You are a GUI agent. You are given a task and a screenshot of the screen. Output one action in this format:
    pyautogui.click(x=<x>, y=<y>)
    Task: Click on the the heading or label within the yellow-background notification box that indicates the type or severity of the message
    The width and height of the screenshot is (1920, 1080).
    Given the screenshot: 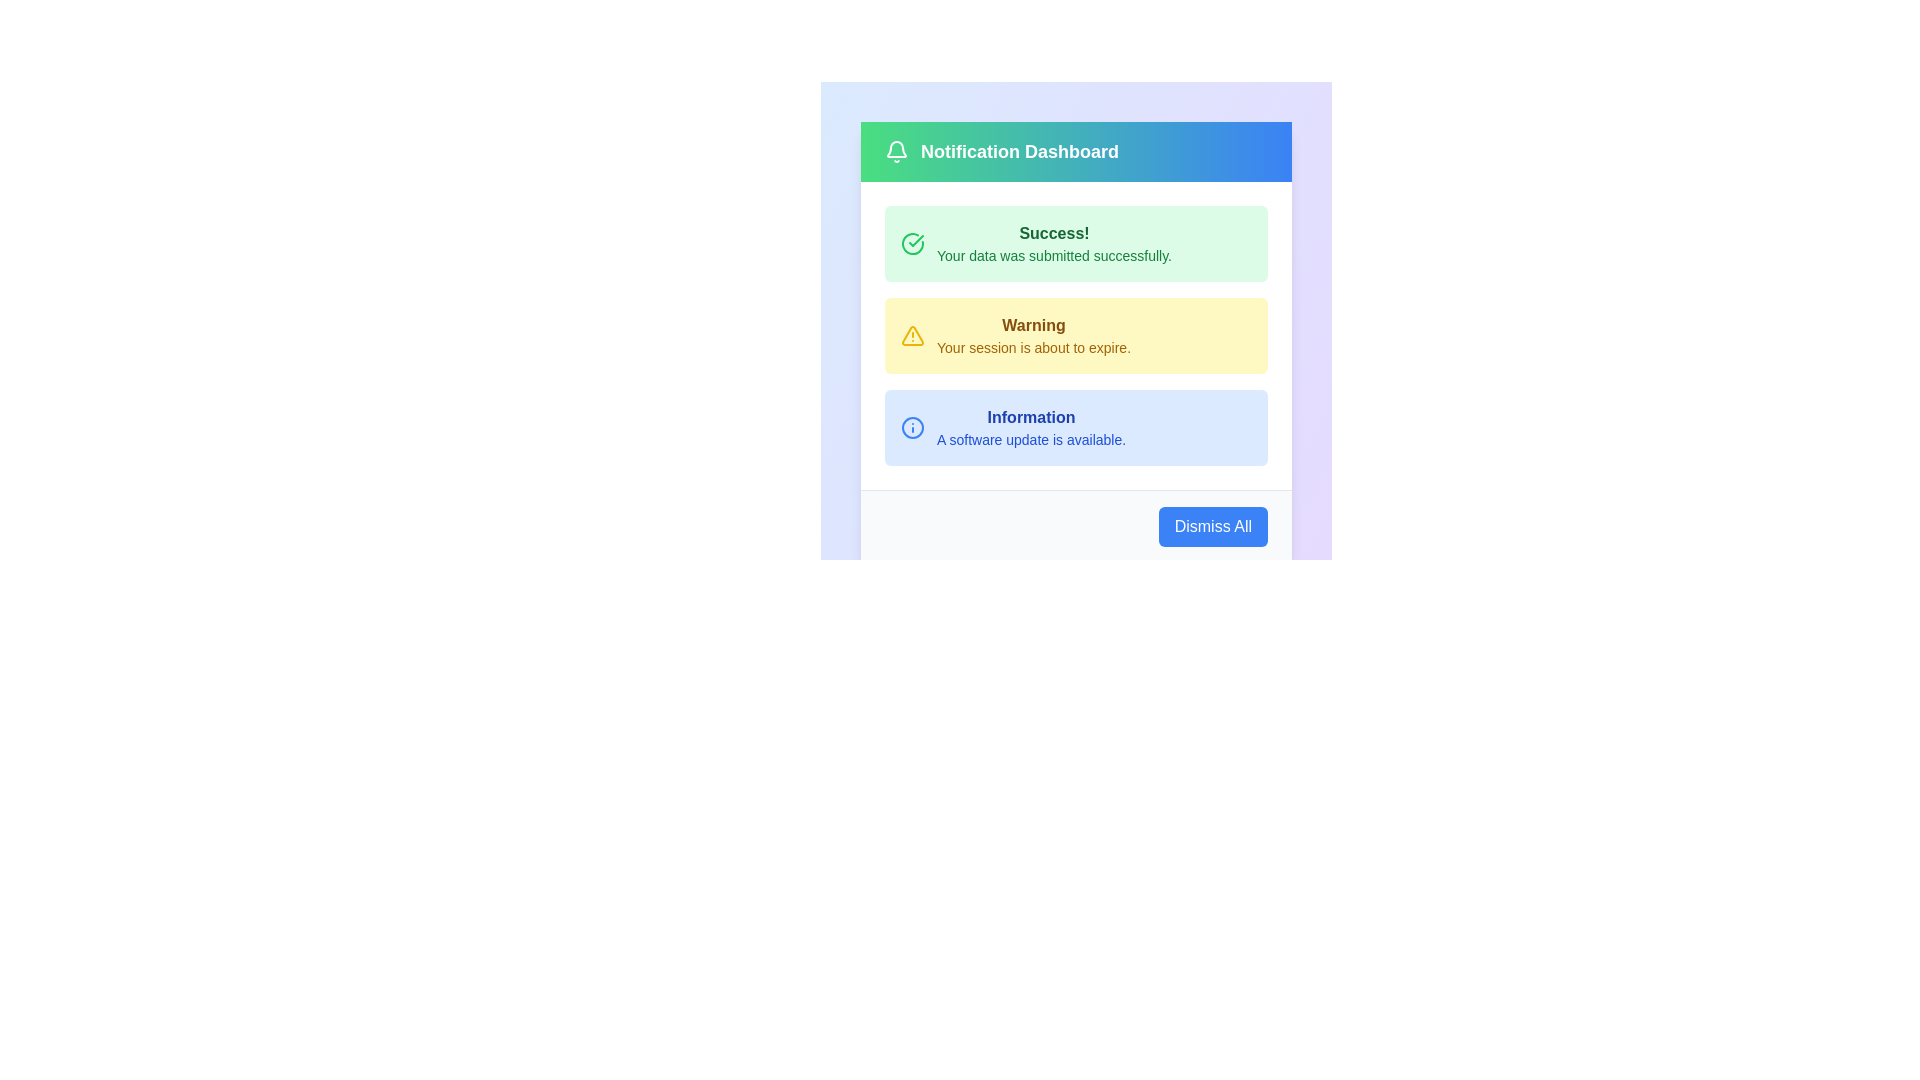 What is the action you would take?
    pyautogui.click(x=1034, y=325)
    